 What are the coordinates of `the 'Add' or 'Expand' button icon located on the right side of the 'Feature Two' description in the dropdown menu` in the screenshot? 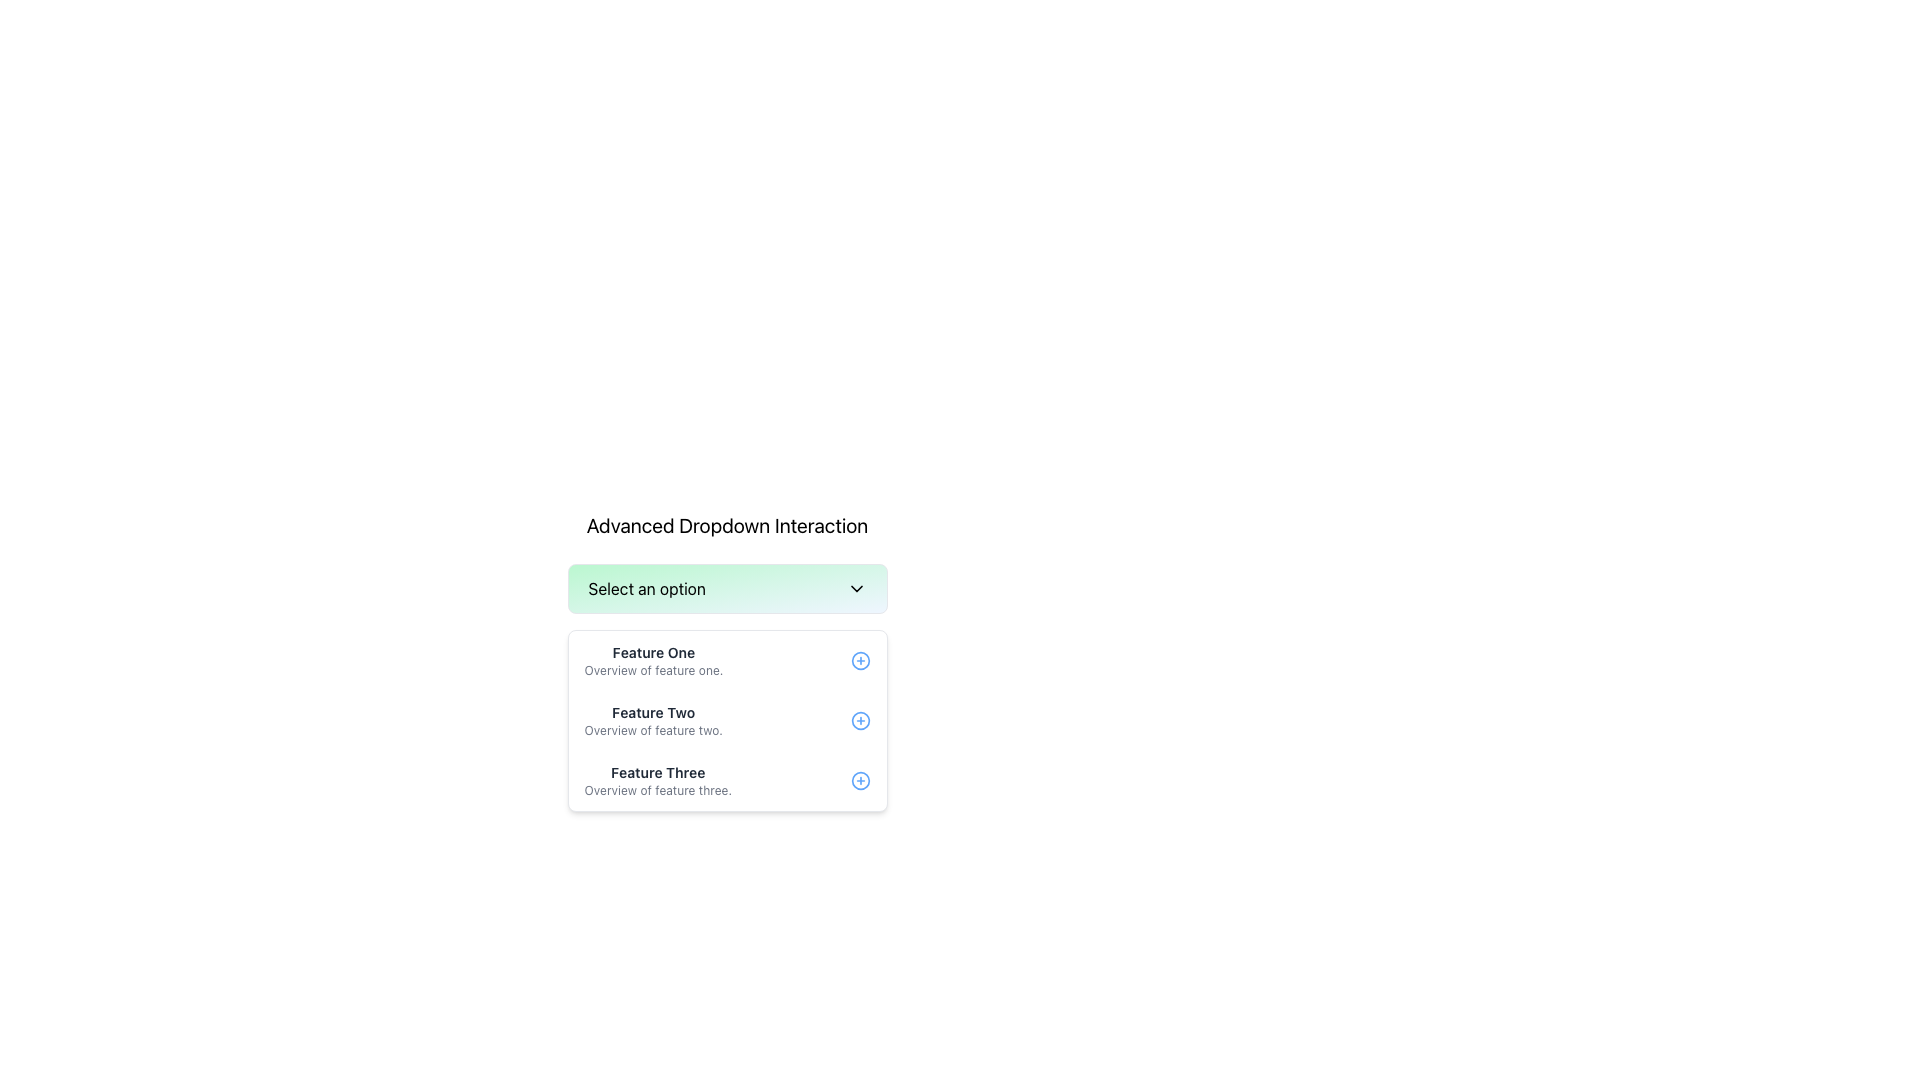 It's located at (860, 721).